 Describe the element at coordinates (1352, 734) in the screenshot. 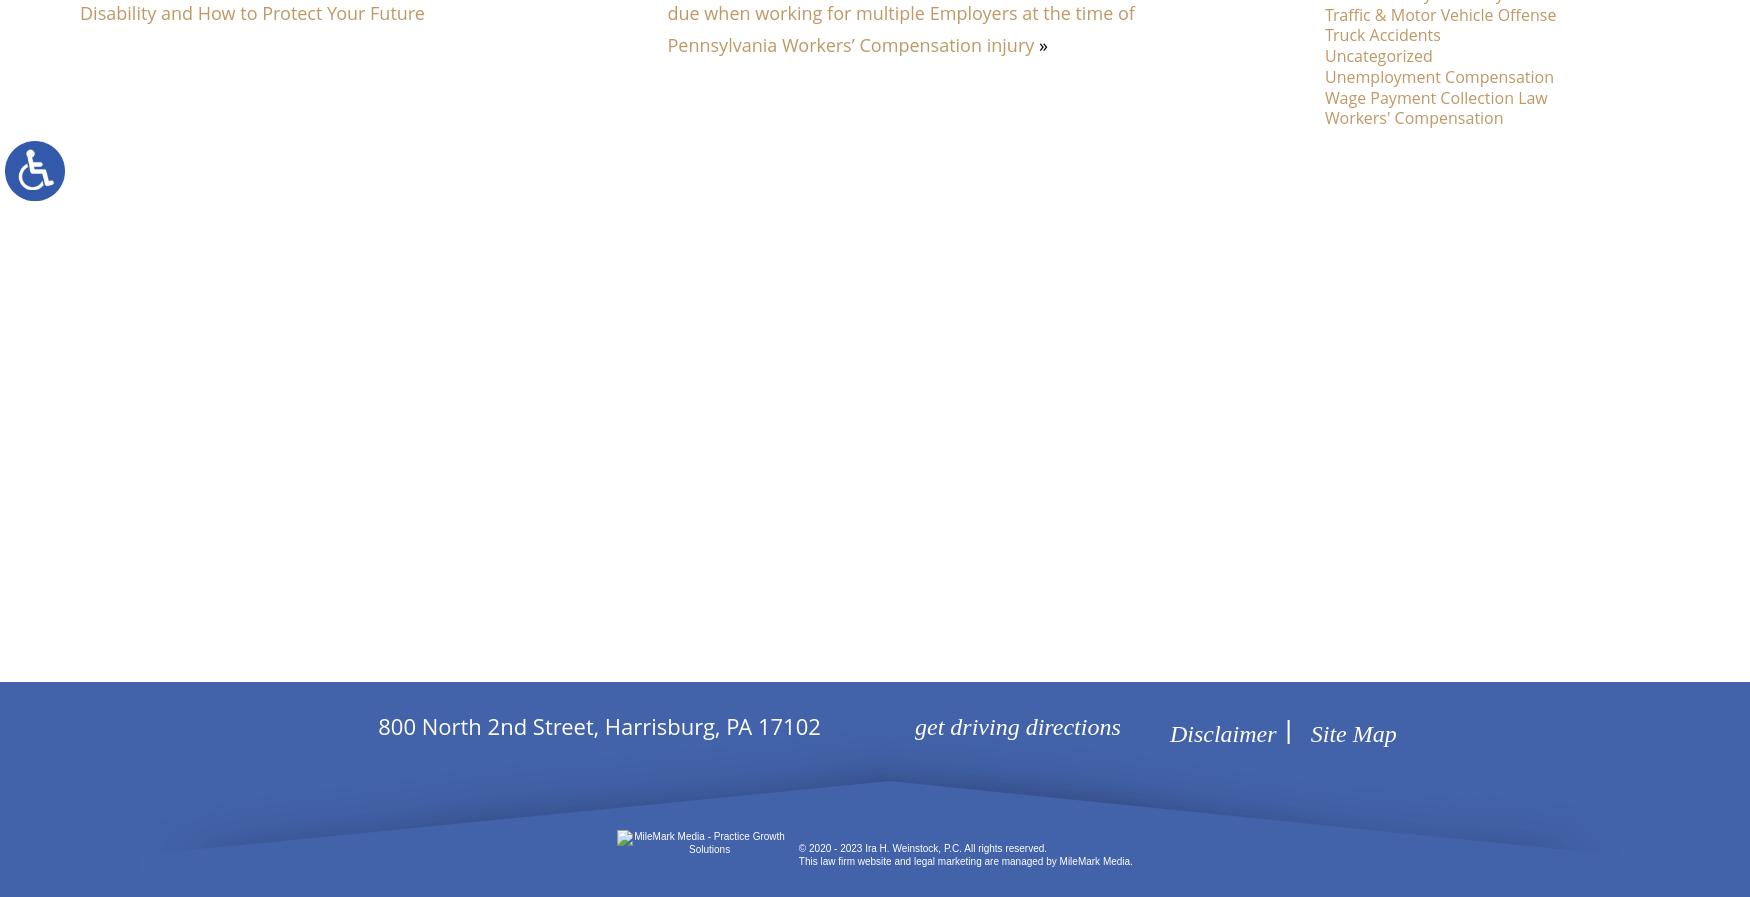

I see `'Site Map'` at that location.